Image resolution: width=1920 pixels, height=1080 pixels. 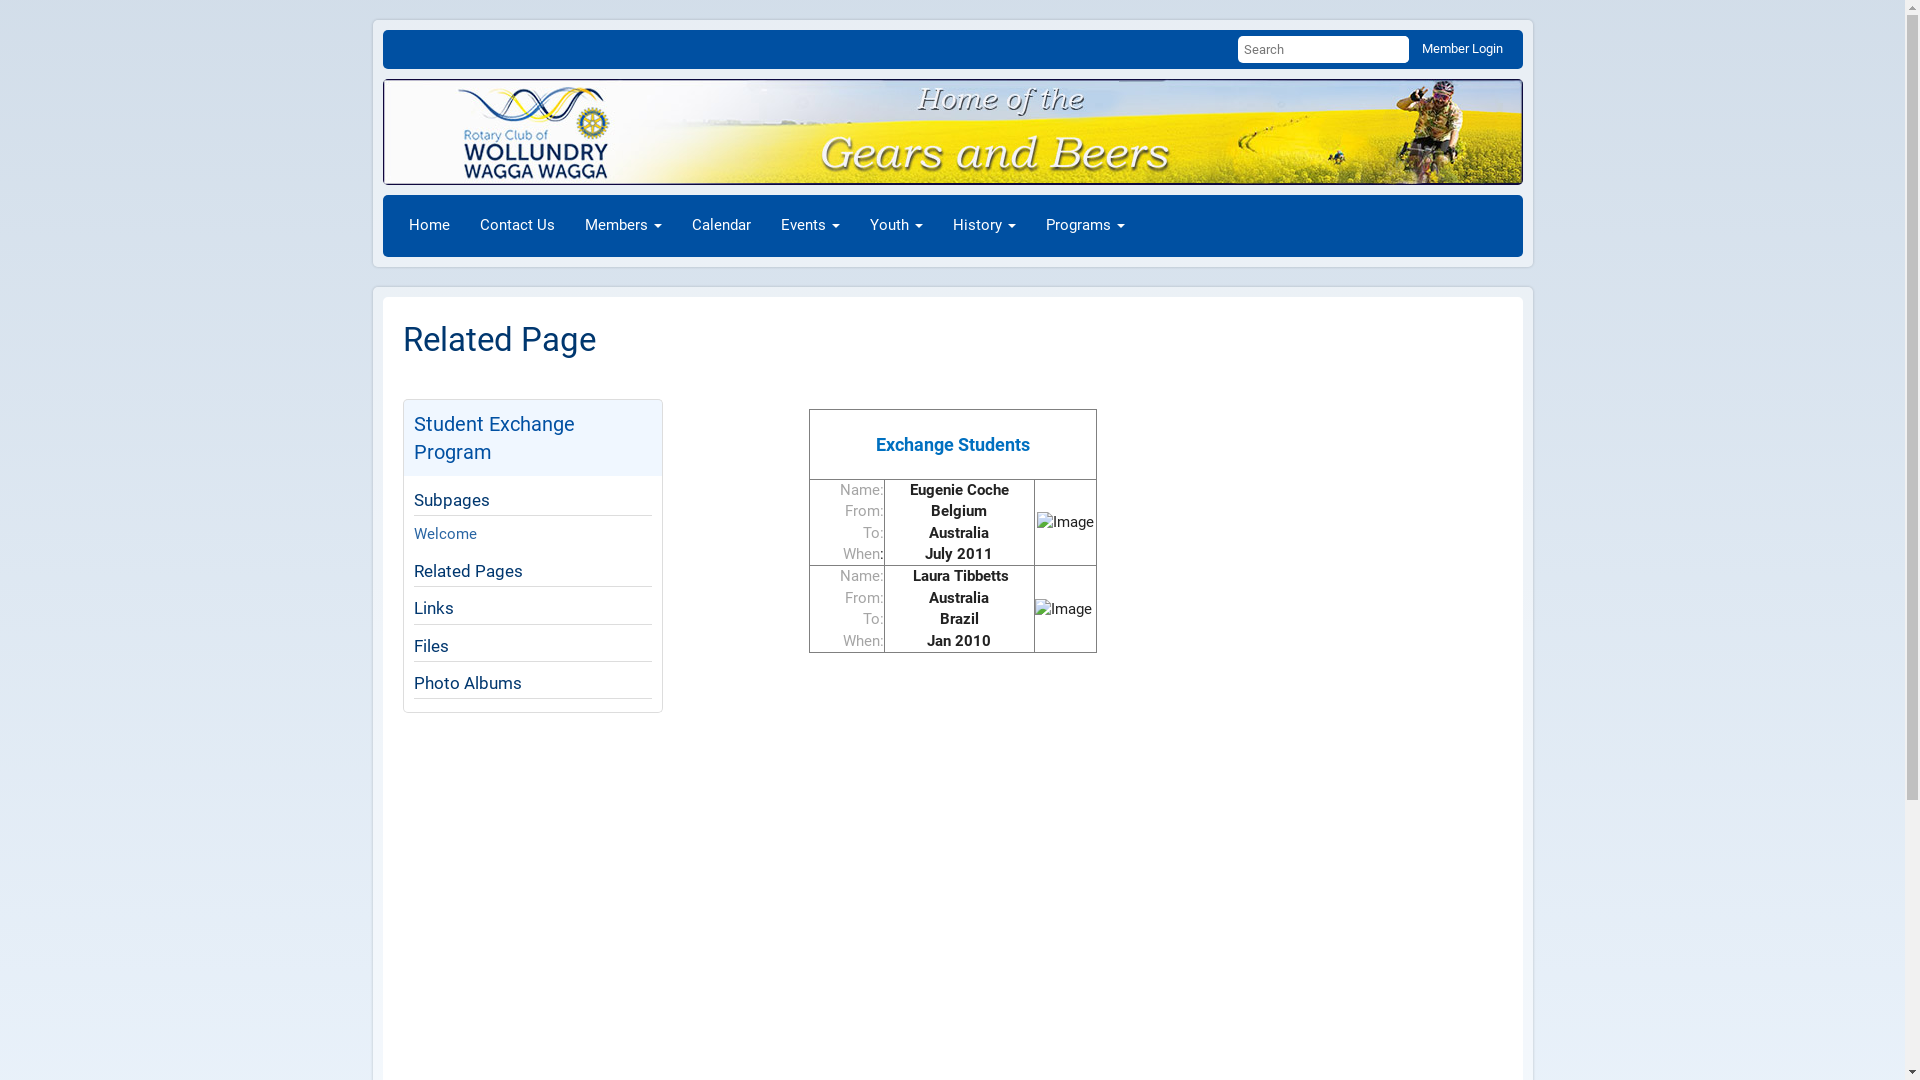 What do you see at coordinates (936, 225) in the screenshot?
I see `'History'` at bounding box center [936, 225].